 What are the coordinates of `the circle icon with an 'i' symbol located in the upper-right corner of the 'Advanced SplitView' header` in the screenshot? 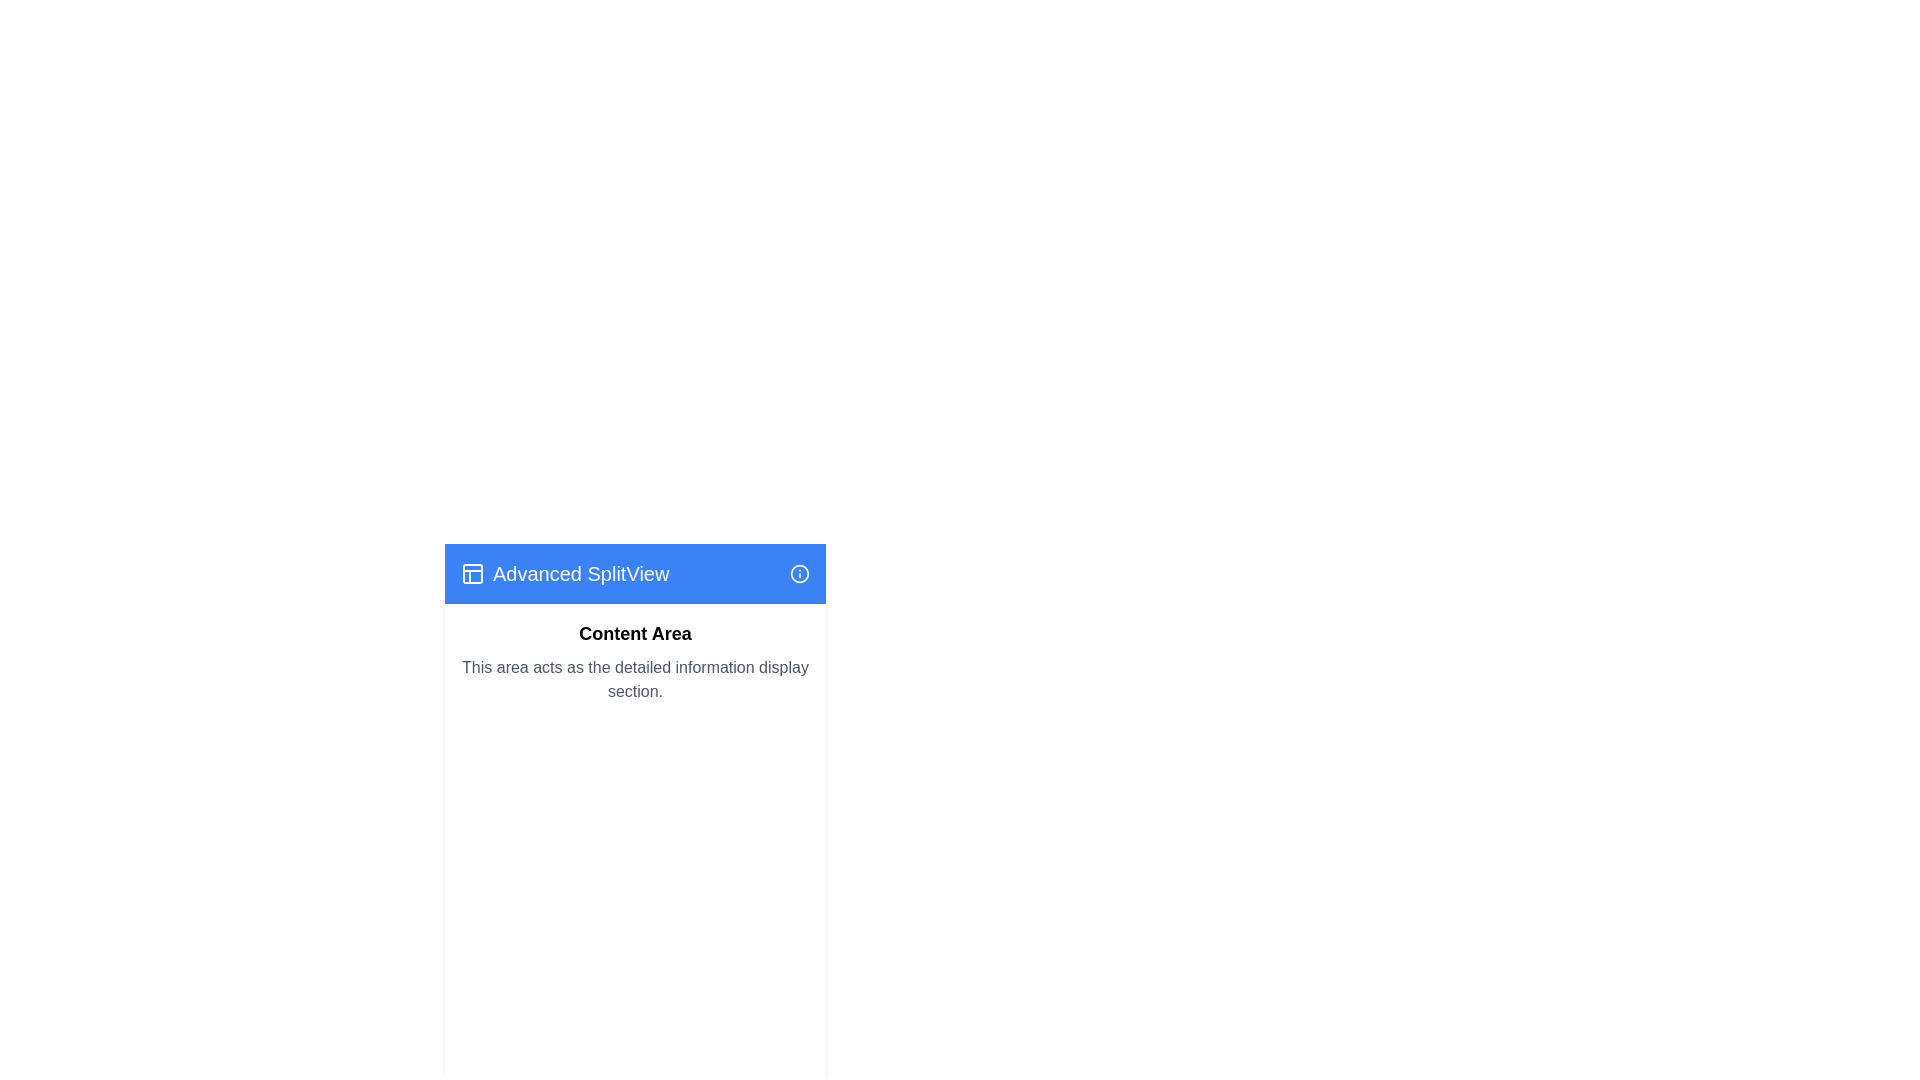 It's located at (800, 574).